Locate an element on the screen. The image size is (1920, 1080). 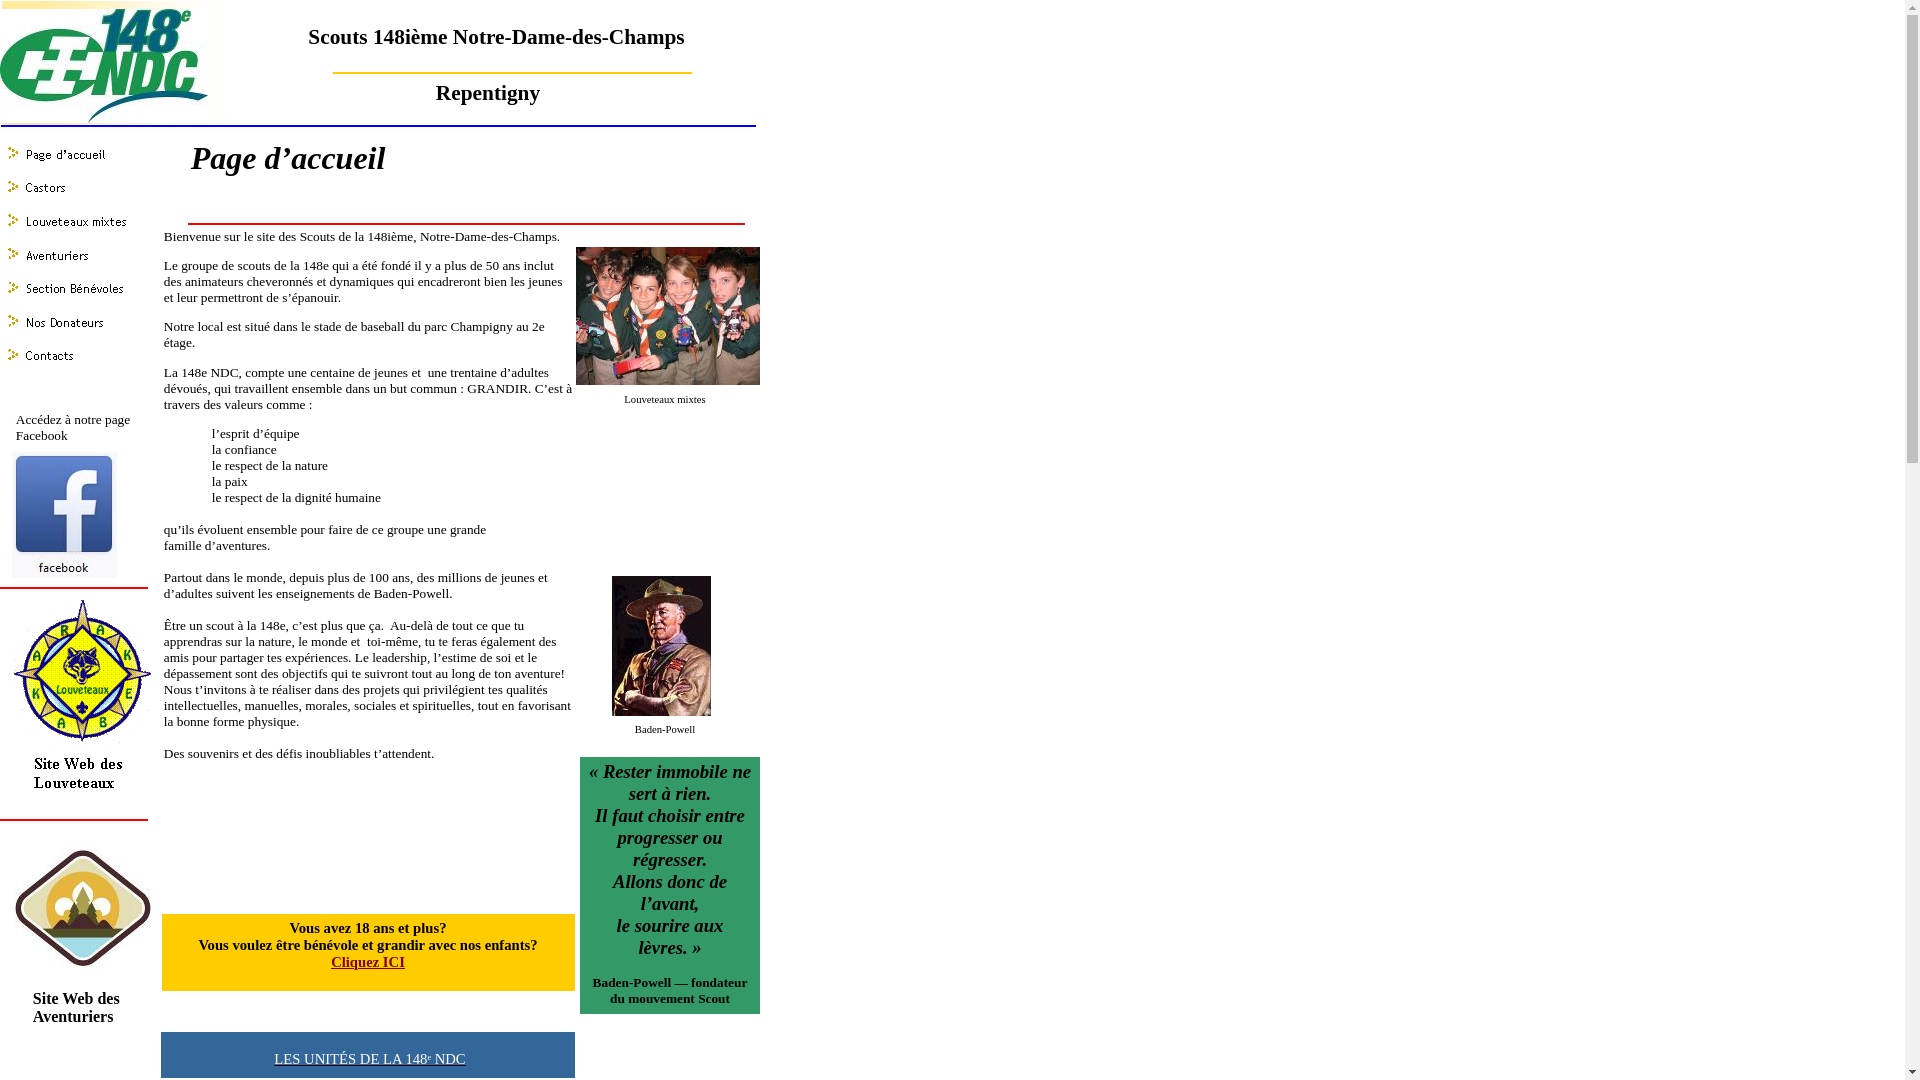
'Cliquez ICI' is located at coordinates (331, 961).